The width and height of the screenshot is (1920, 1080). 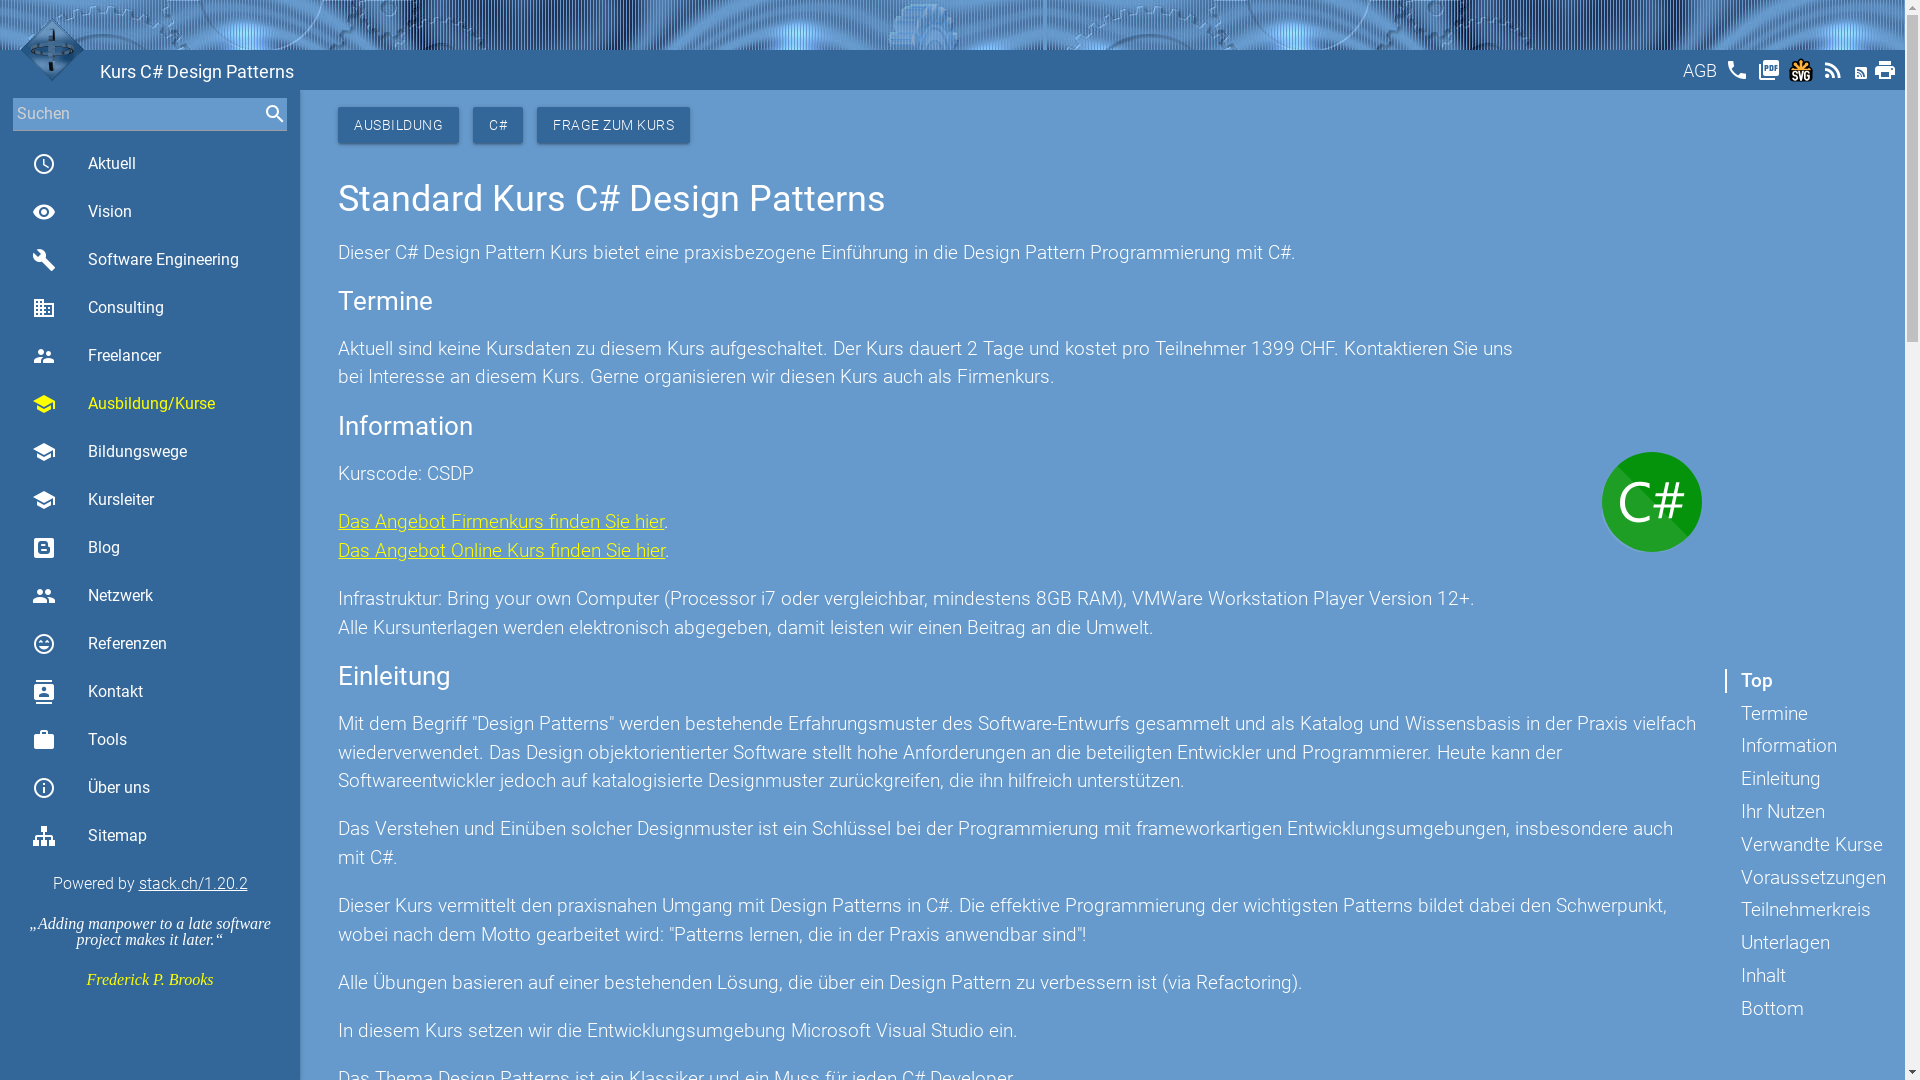 What do you see at coordinates (1772, 778) in the screenshot?
I see `'Einleitung'` at bounding box center [1772, 778].